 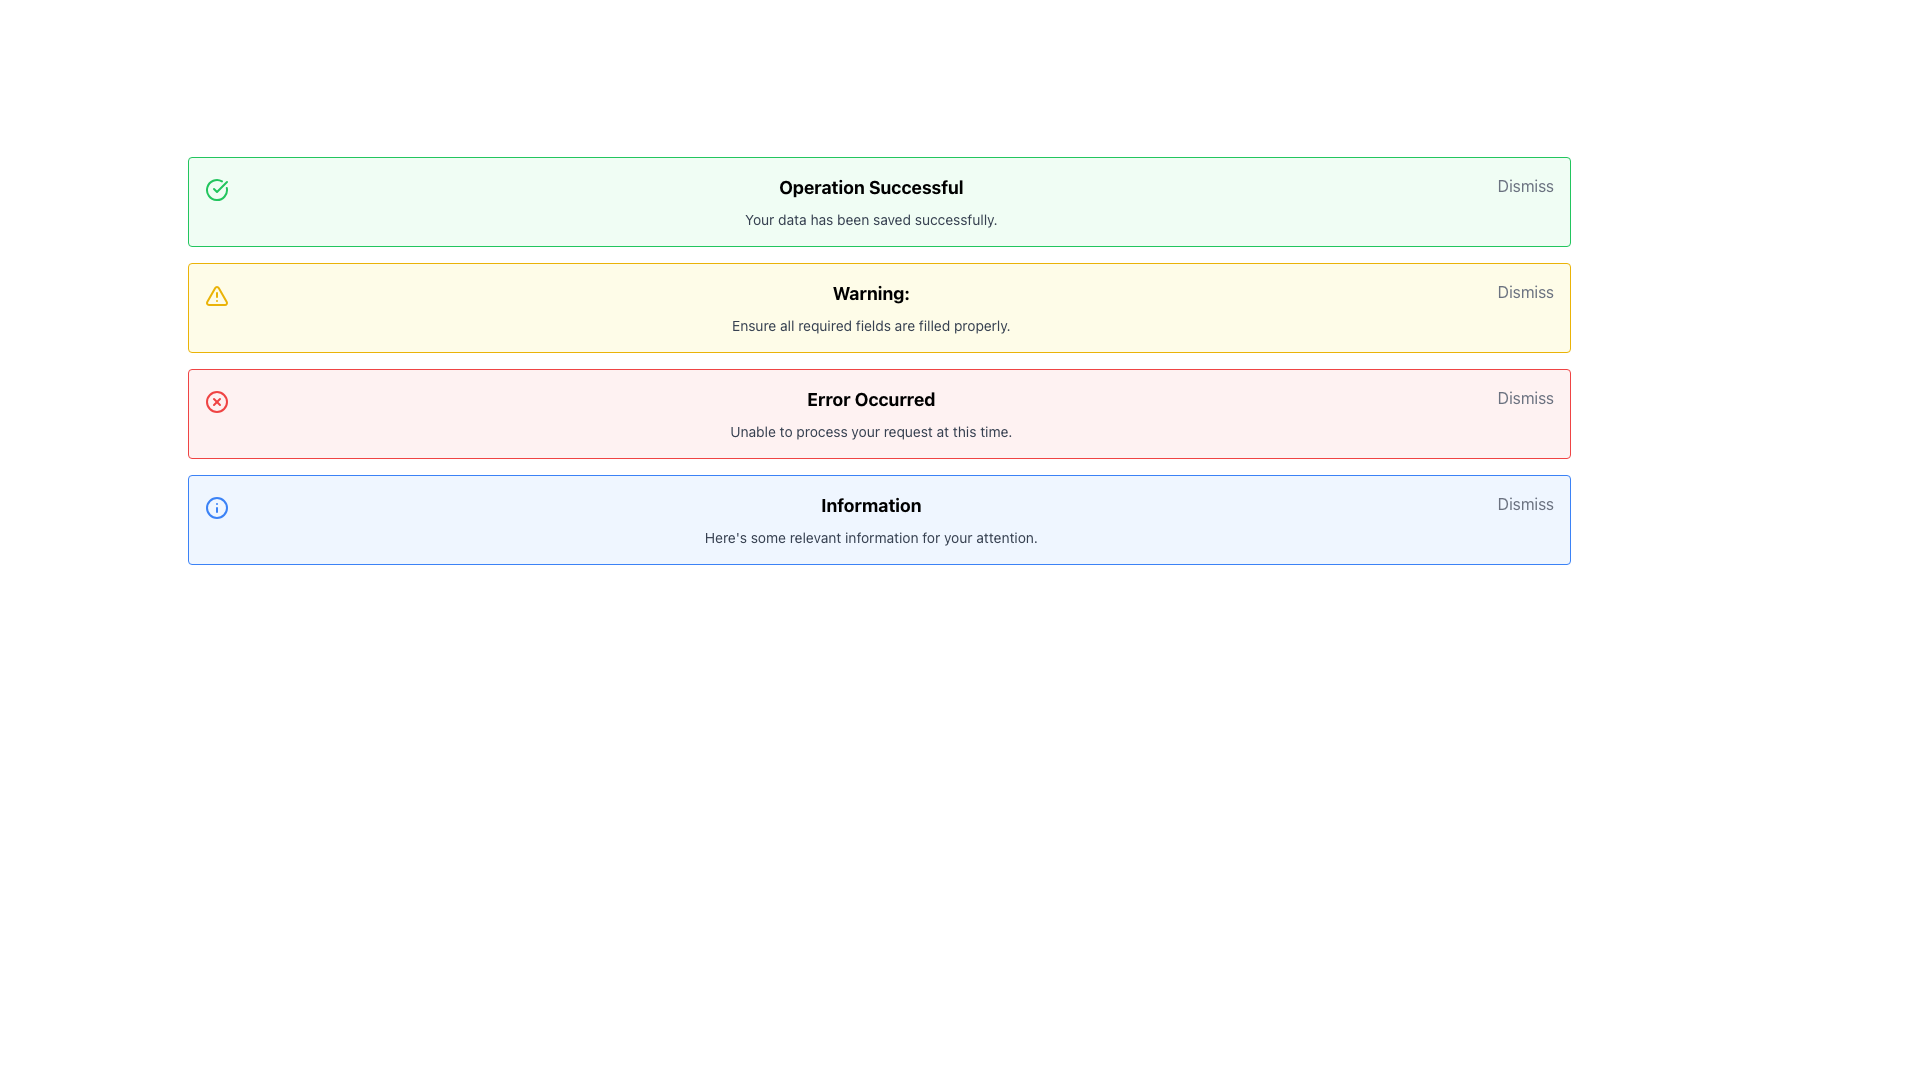 What do you see at coordinates (871, 201) in the screenshot?
I see `the text block displaying 'Operation Successful' which is styled with a bold and large font, located within a green-bordered rectangular box at the top of the interface` at bounding box center [871, 201].